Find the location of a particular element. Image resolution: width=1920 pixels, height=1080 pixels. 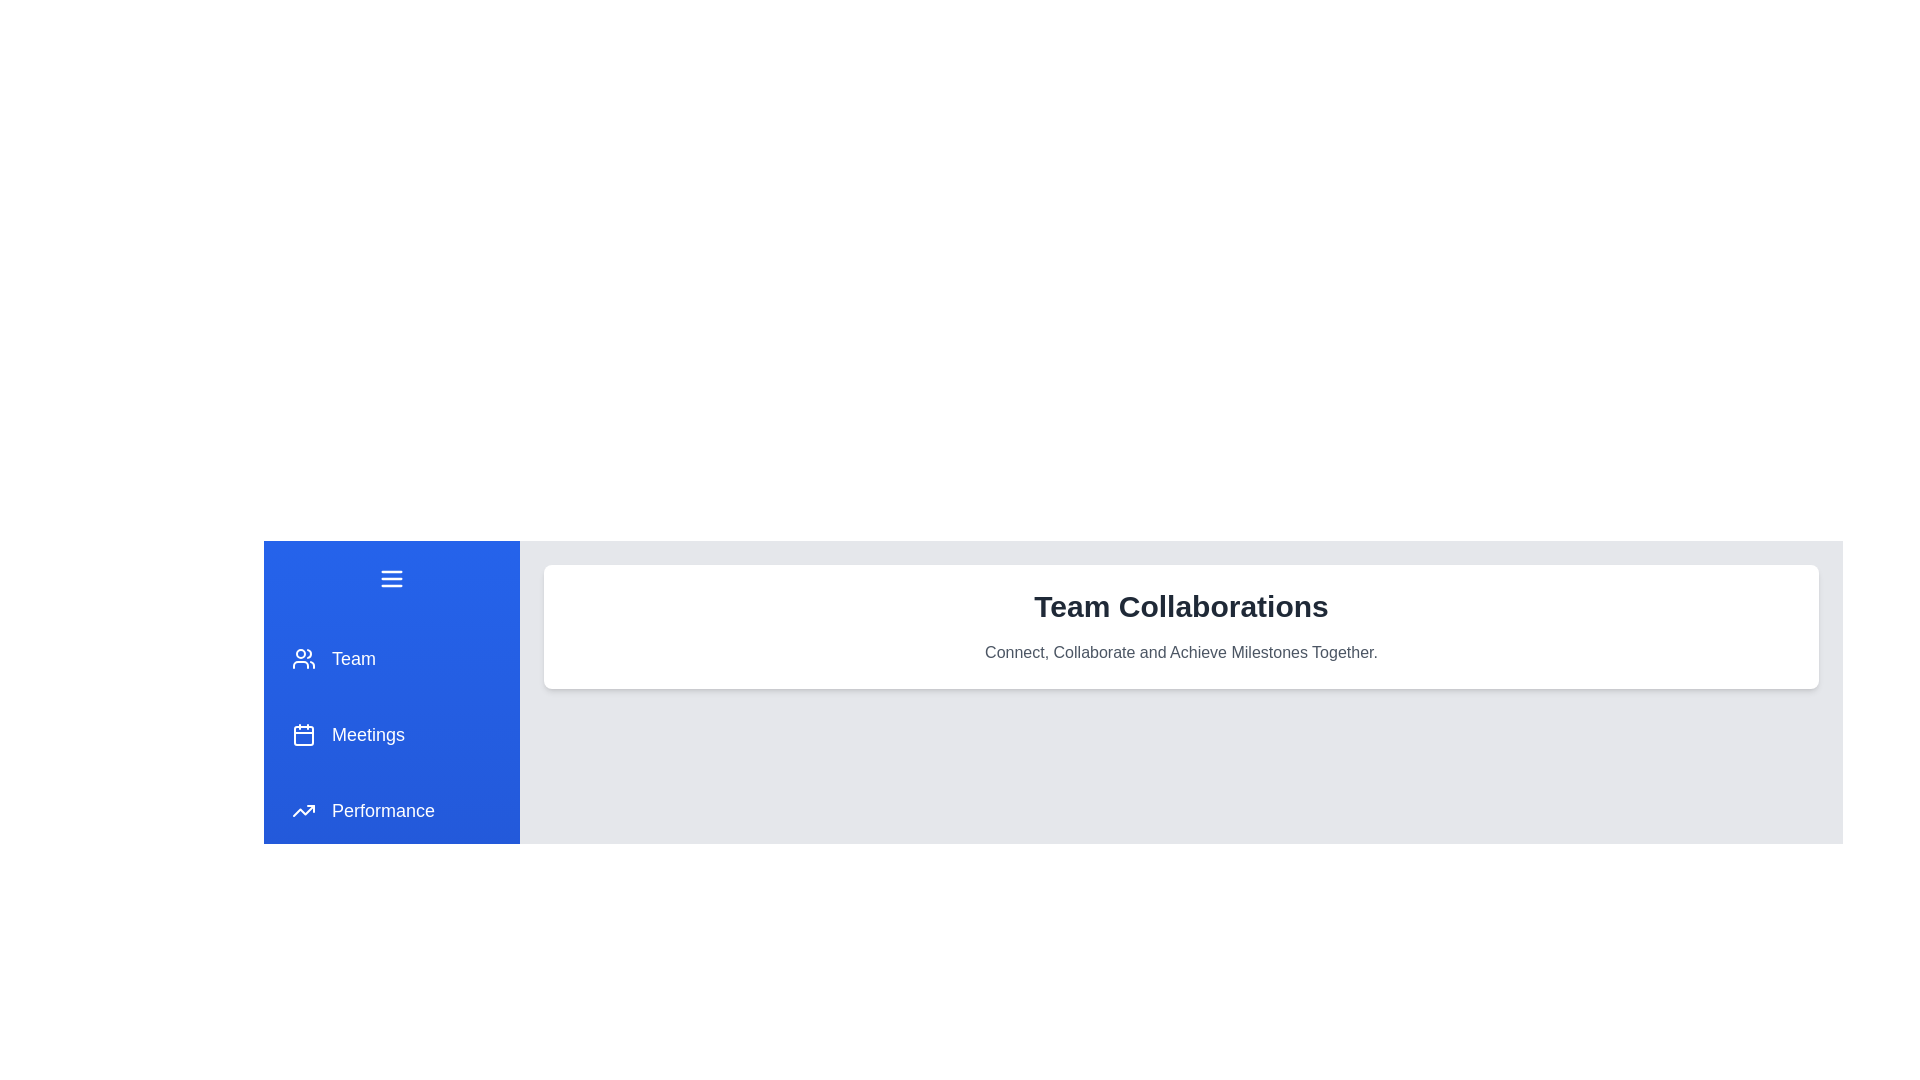

menu button to toggle the drawer is located at coordinates (392, 578).